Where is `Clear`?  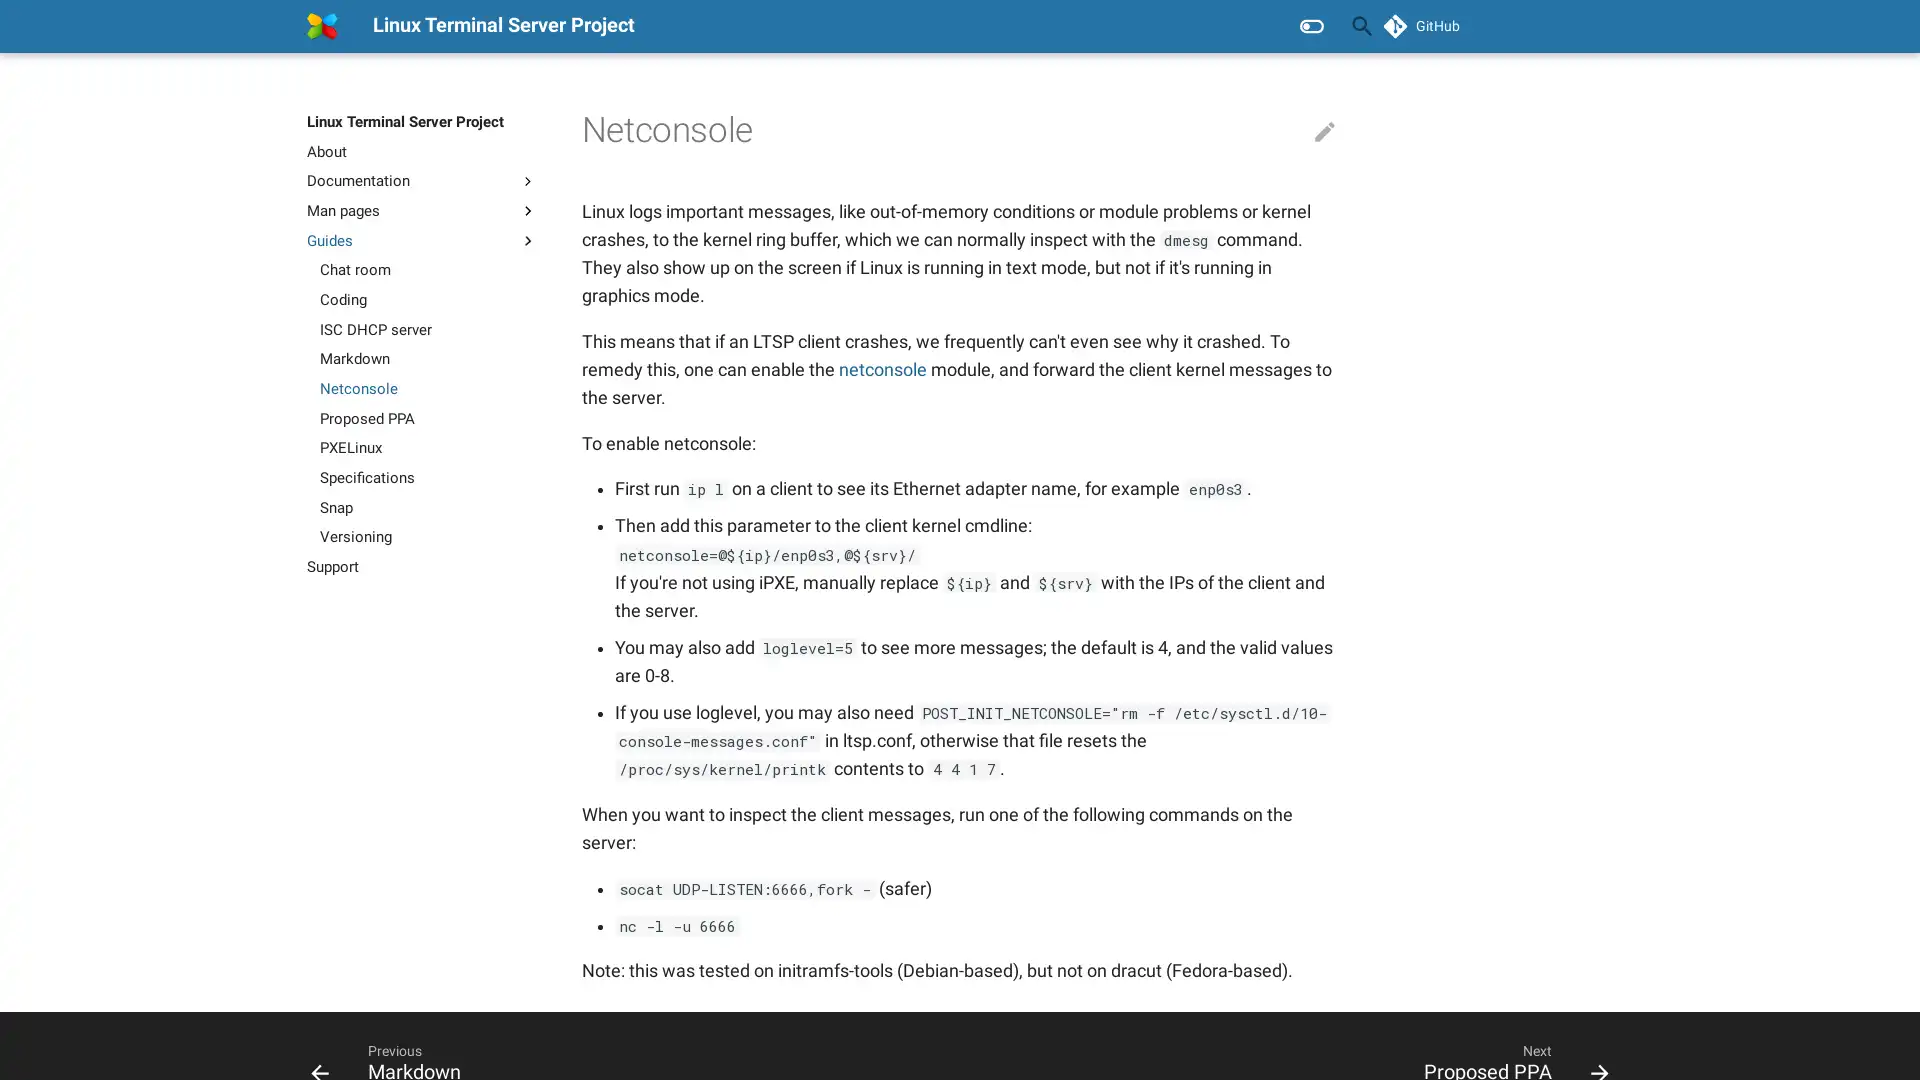 Clear is located at coordinates (1314, 26).